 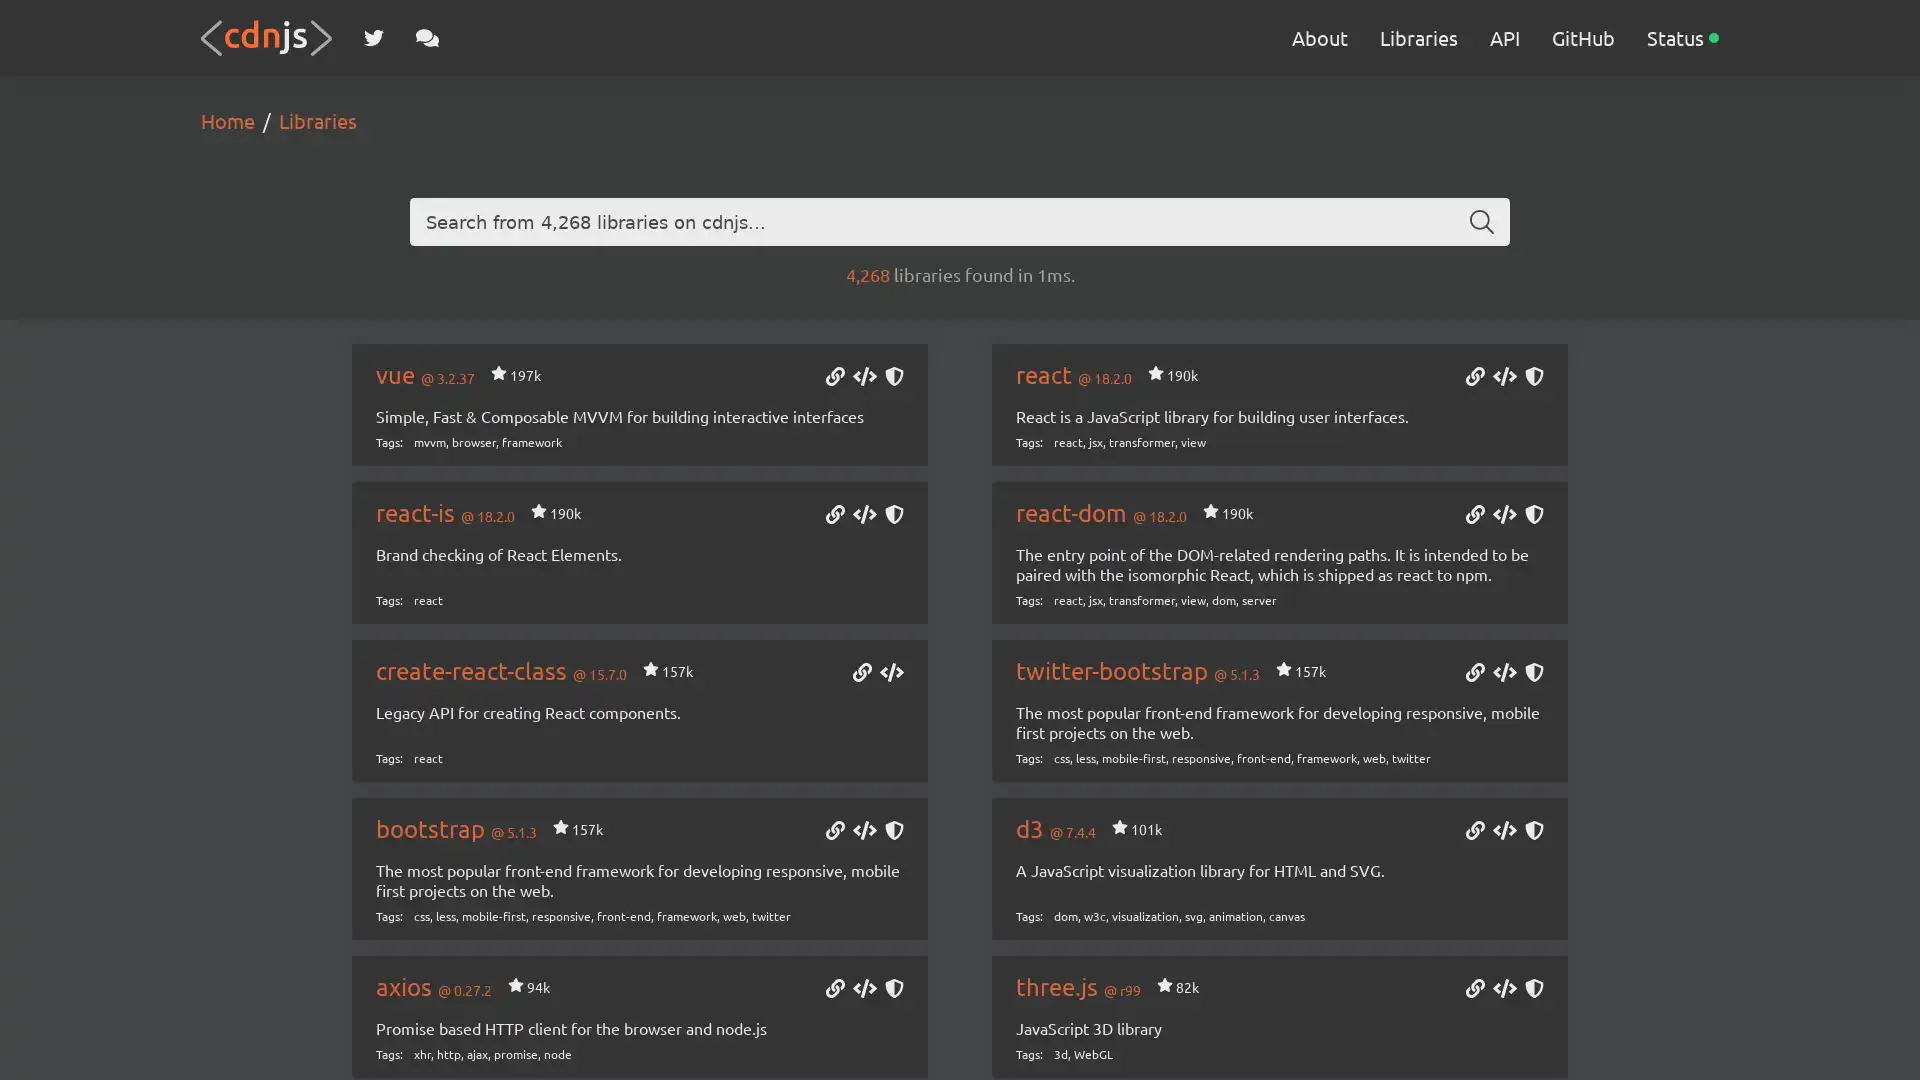 I want to click on Copy SRI Hash, so click(x=892, y=832).